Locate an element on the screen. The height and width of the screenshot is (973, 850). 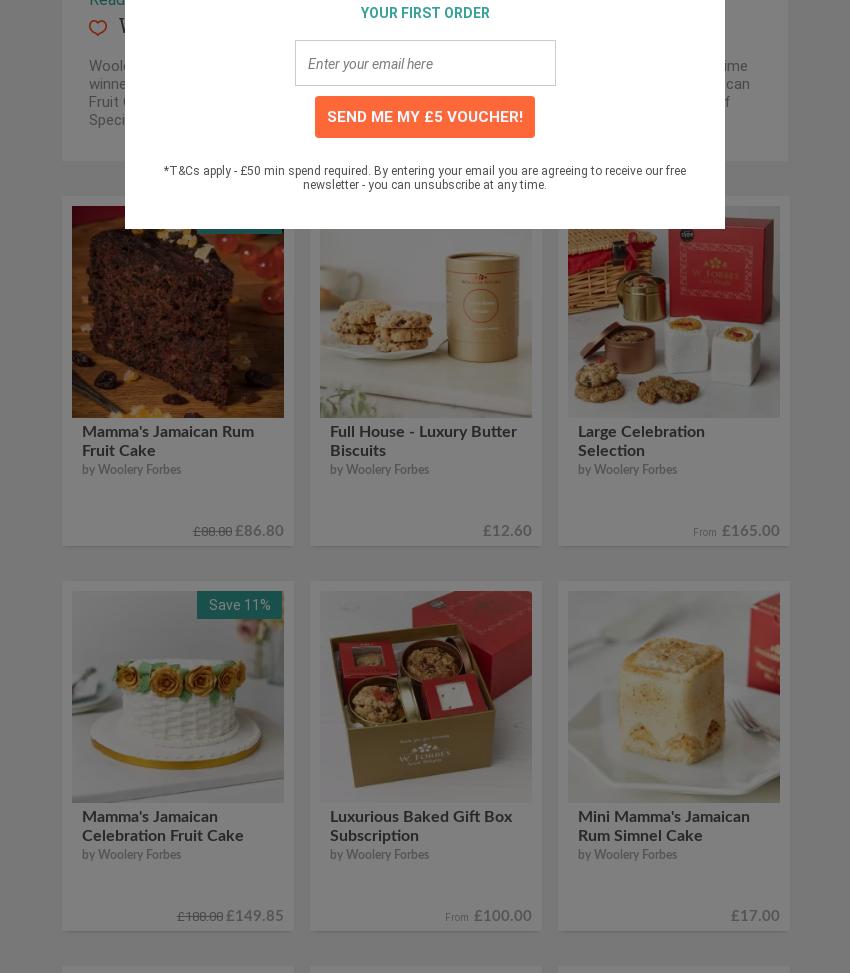
'The products are known for their' is located at coordinates (200, 77).